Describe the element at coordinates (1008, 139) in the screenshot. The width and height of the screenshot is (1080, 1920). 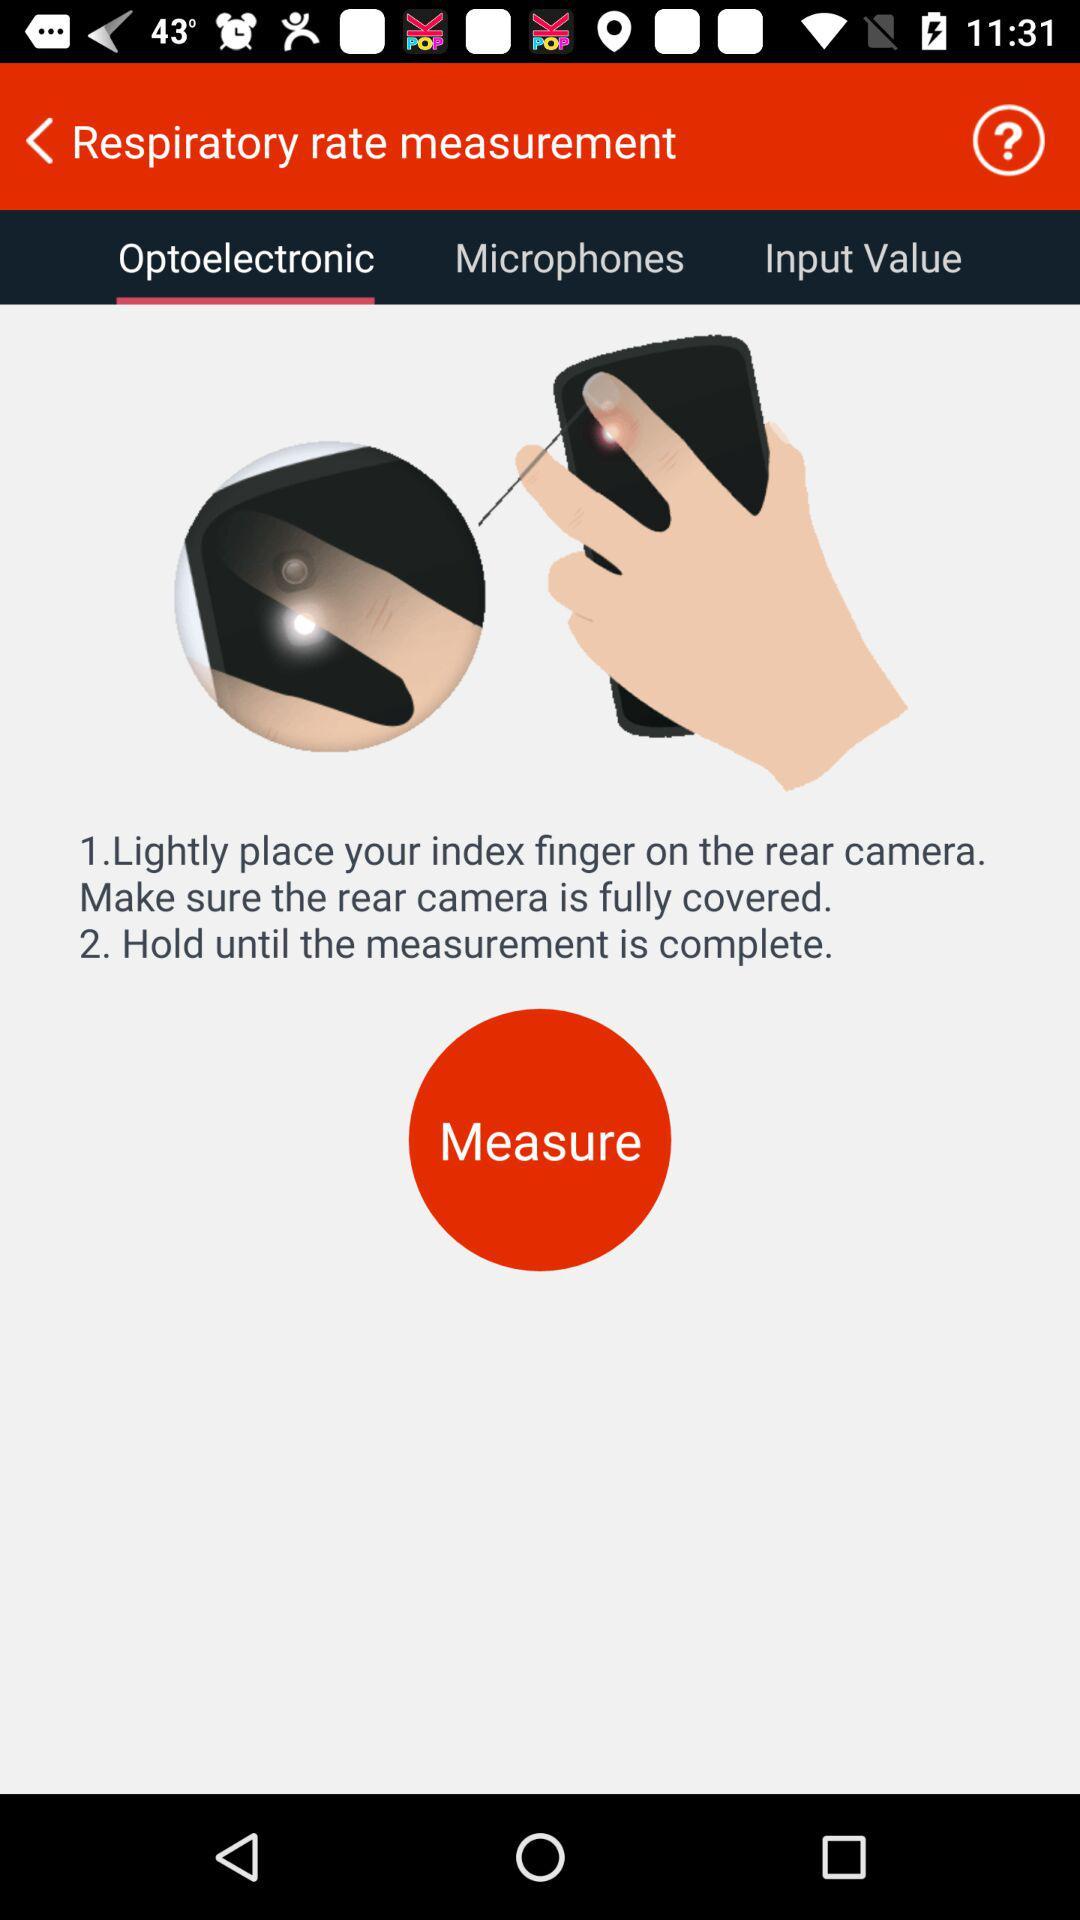
I see `the icon above the input value` at that location.